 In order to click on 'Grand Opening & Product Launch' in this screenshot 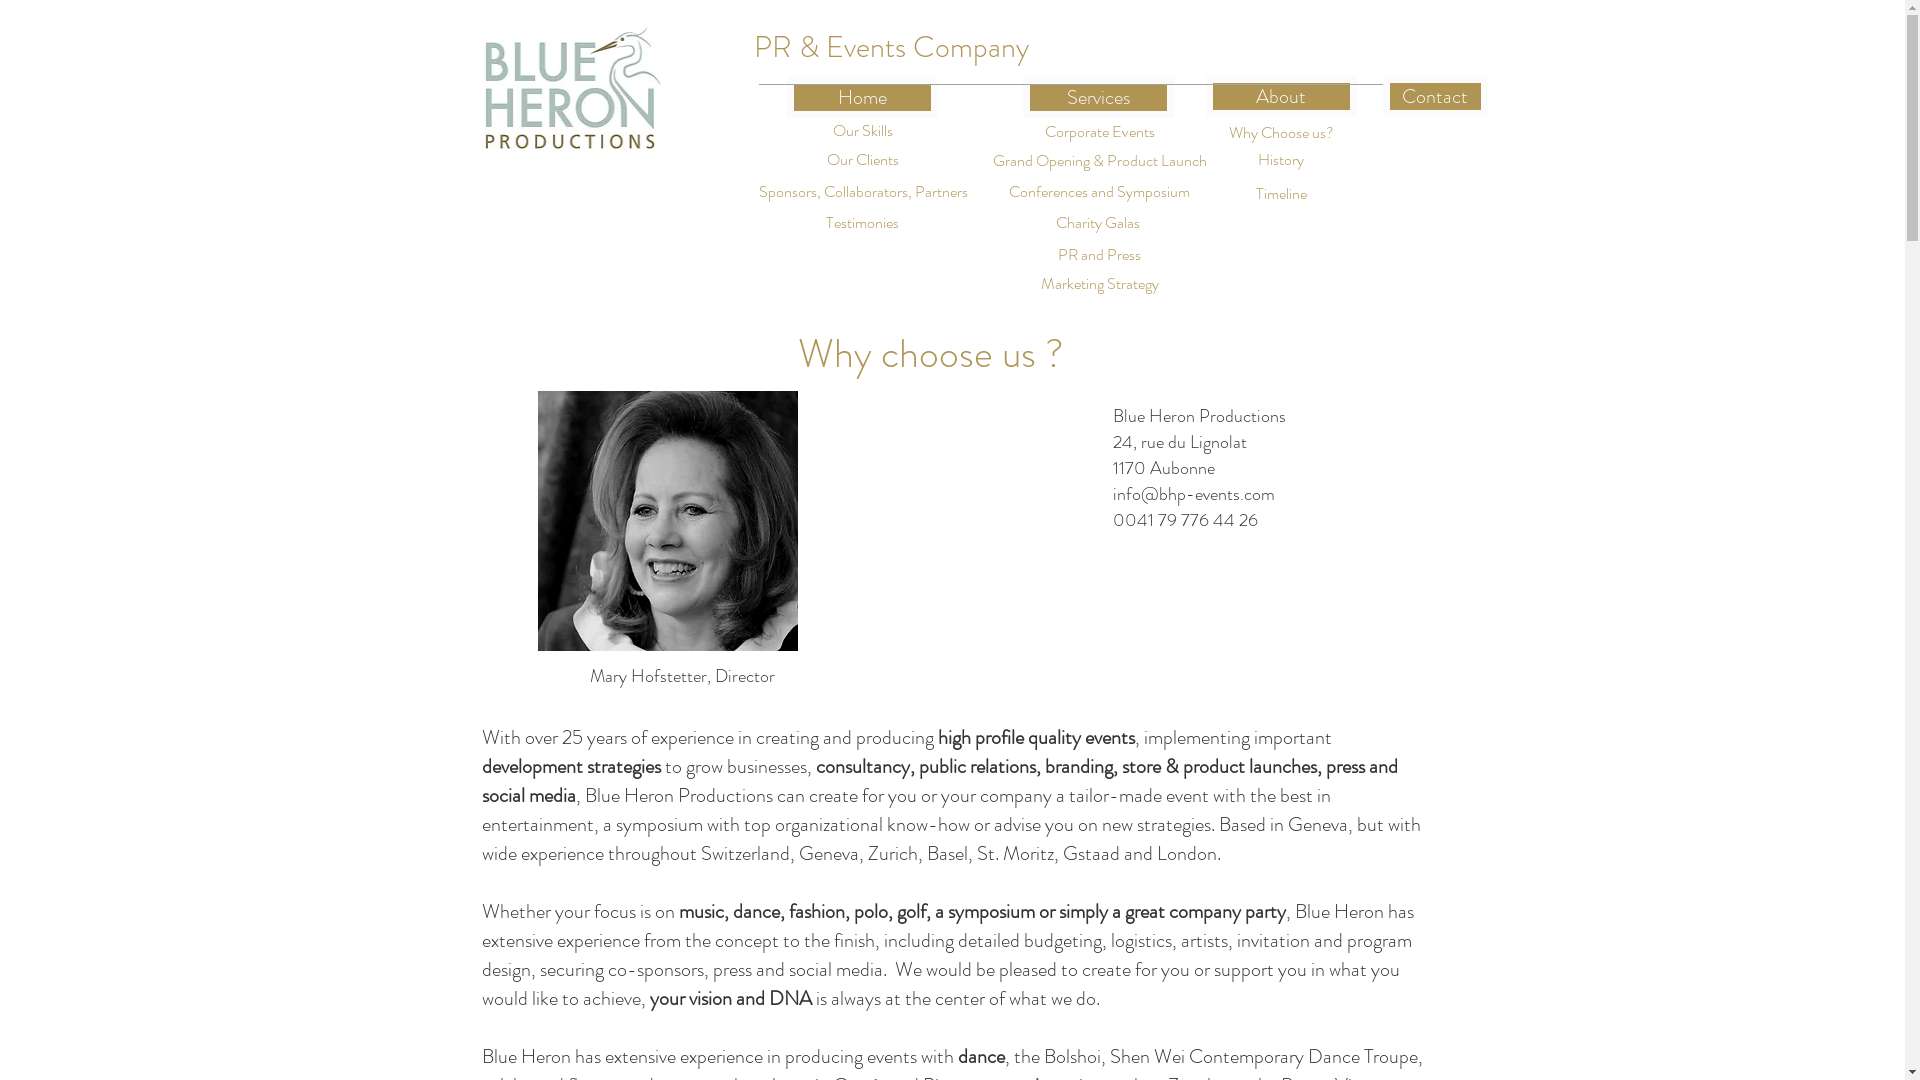, I will do `click(1098, 160)`.